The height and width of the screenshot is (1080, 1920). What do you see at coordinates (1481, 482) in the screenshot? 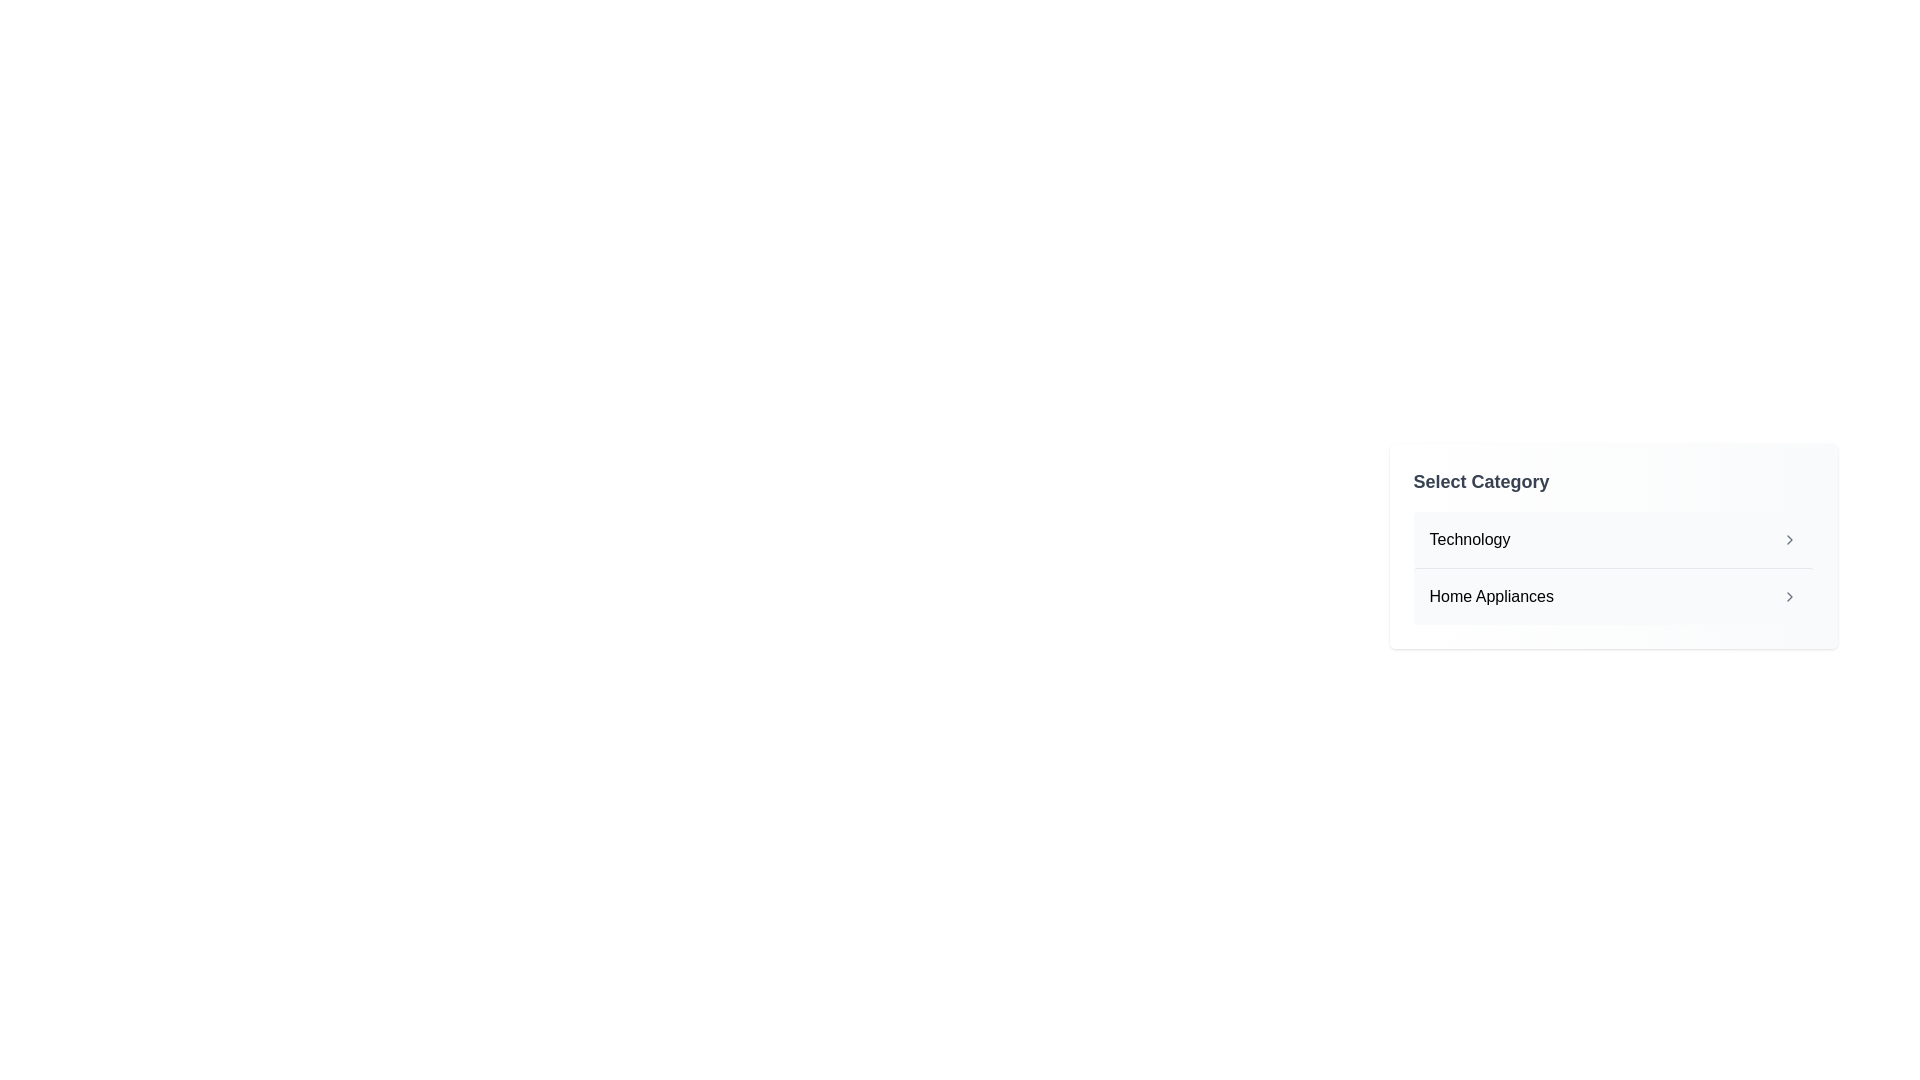
I see `the 'Select Category' text label, which is styled with large bold gray lettering and serves as a header above a list of categories` at bounding box center [1481, 482].